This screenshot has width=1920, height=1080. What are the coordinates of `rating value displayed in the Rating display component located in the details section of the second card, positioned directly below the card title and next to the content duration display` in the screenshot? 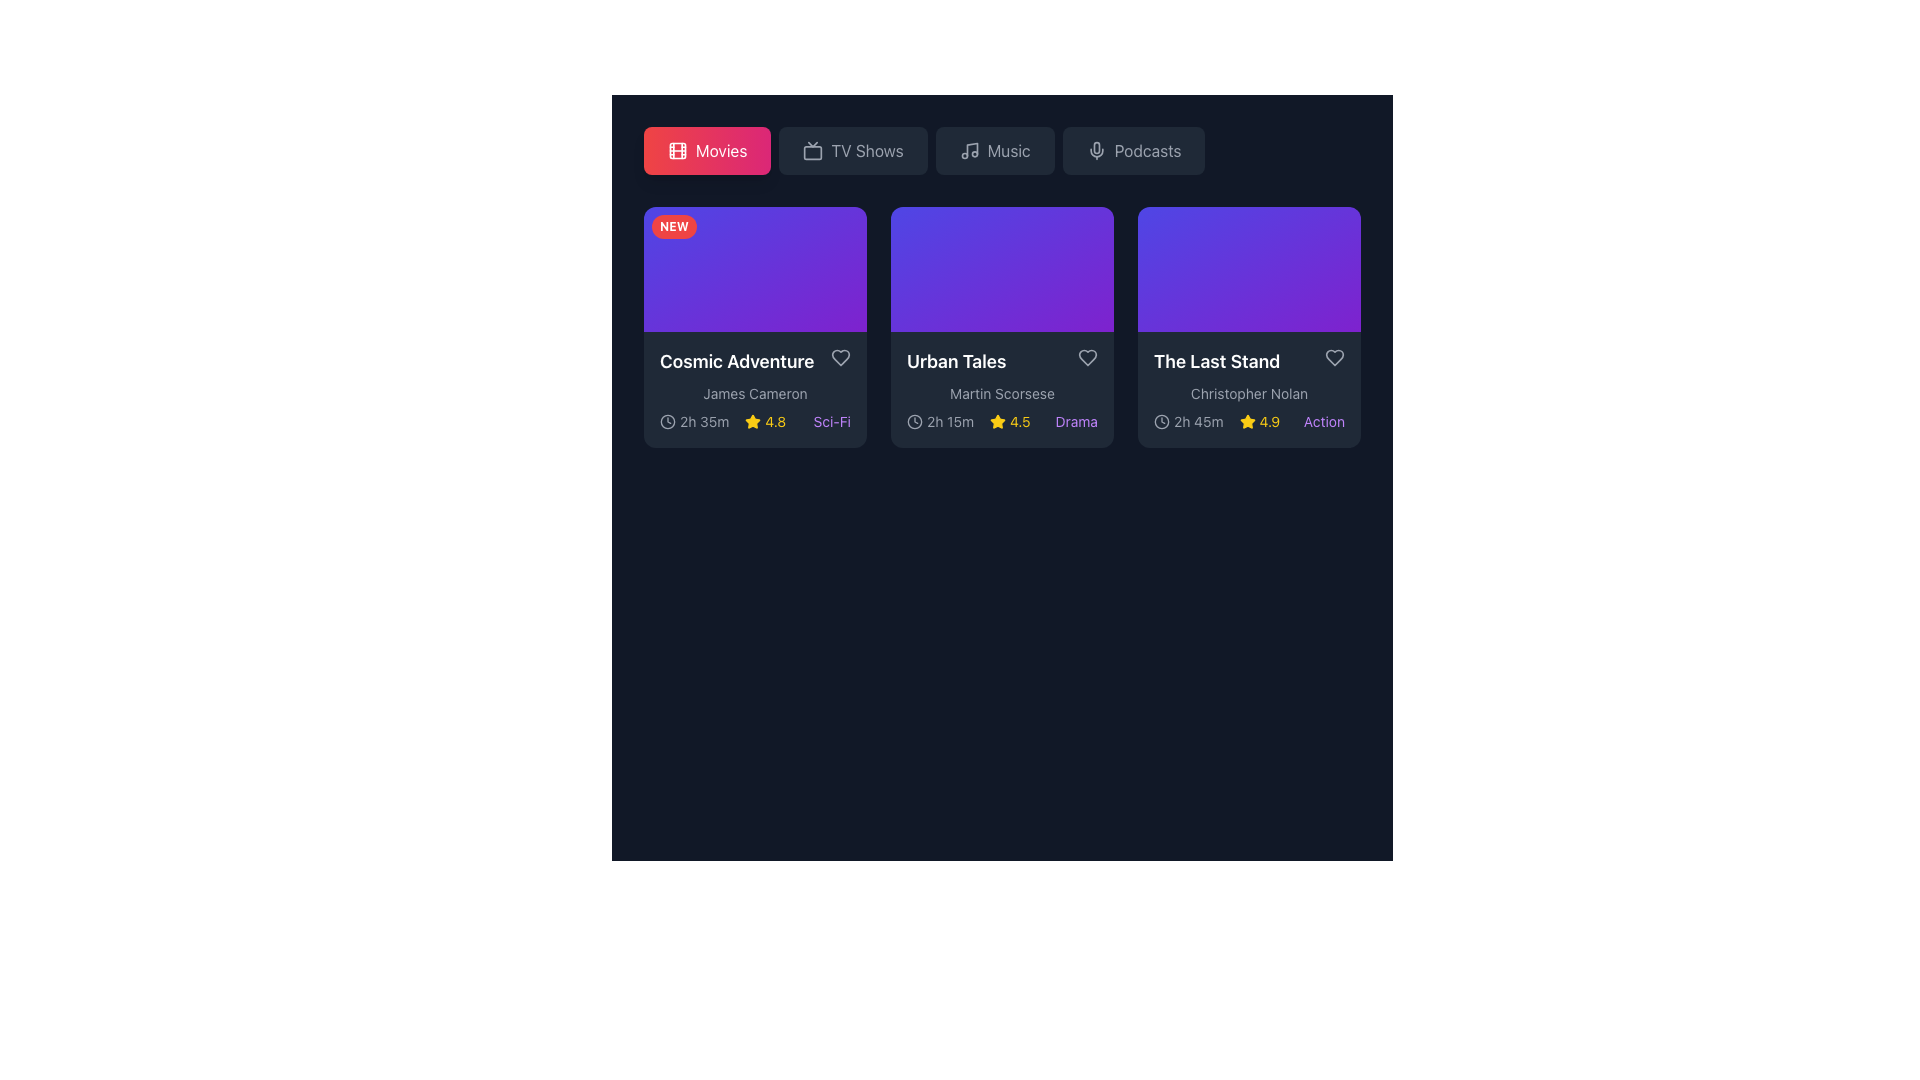 It's located at (1010, 421).